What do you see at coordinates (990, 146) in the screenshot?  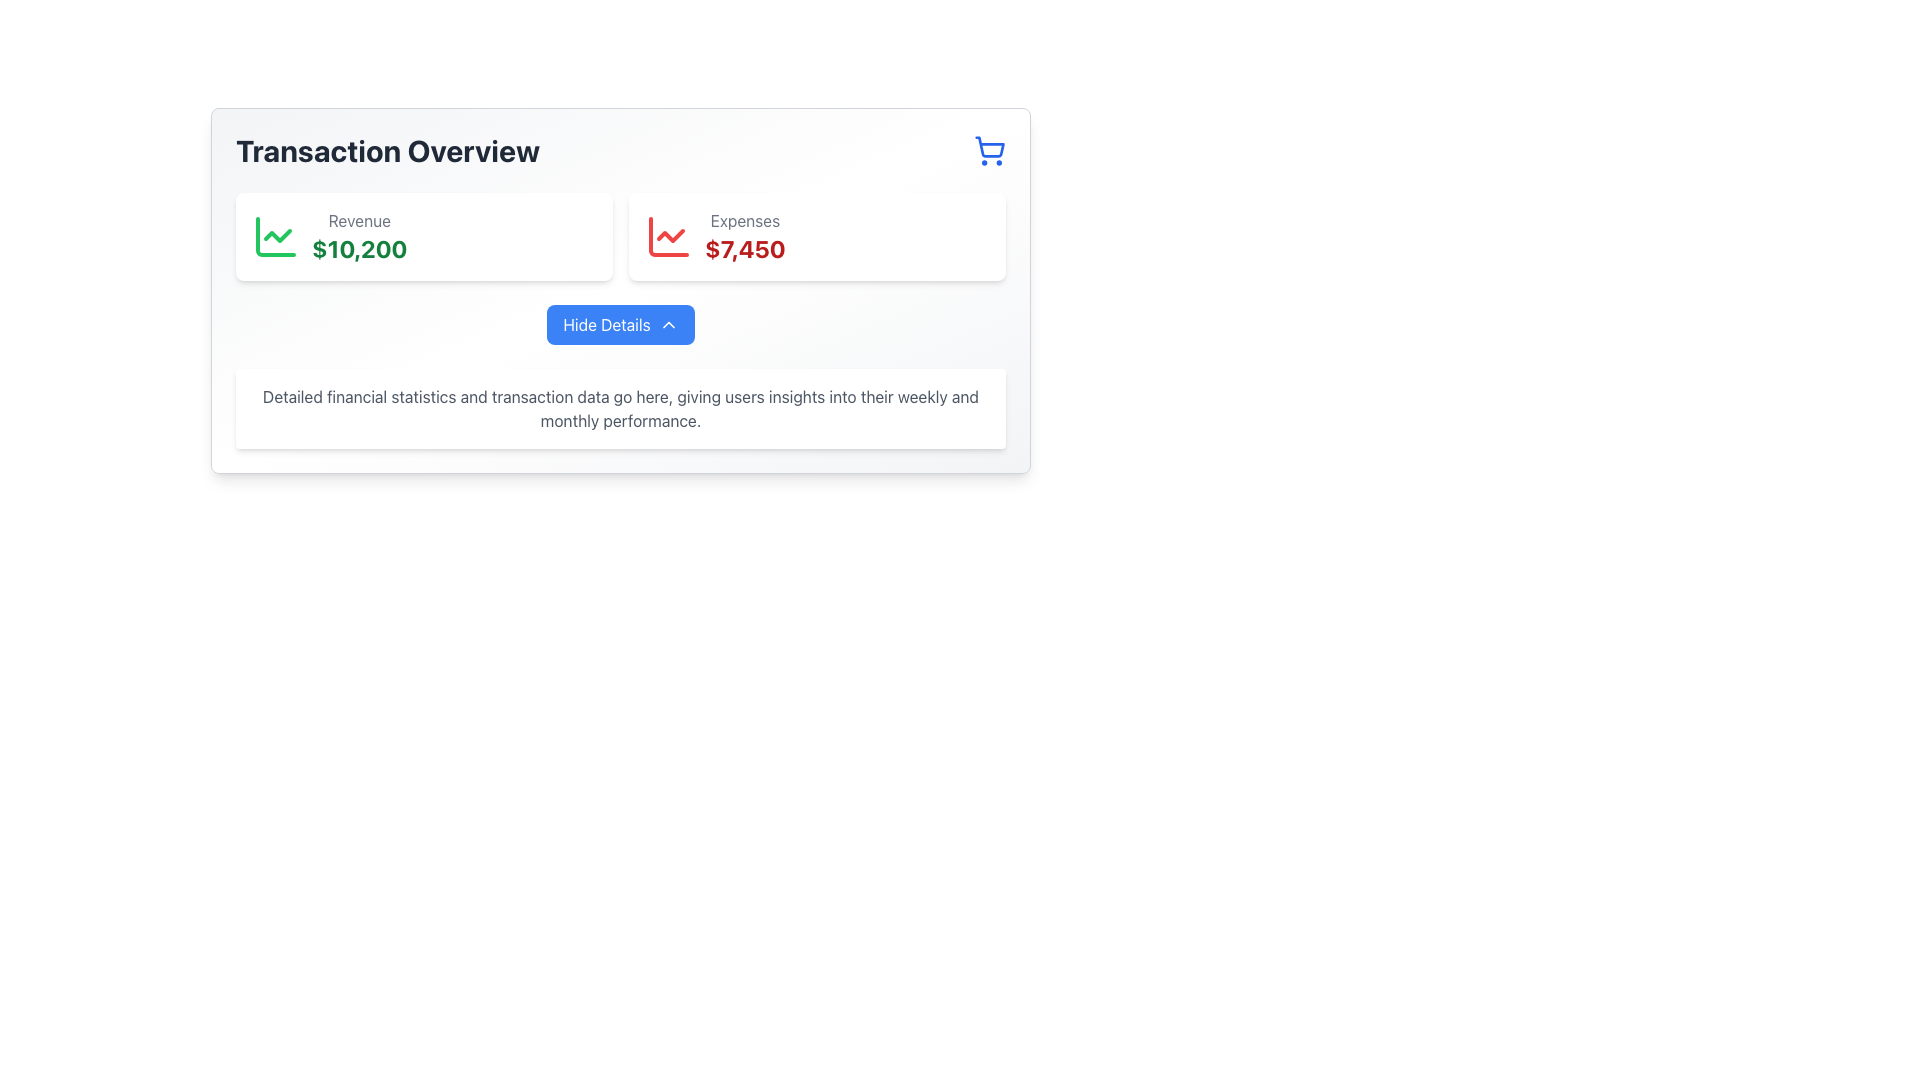 I see `the shopping cart icon located at the top-right corner of the interface, above the two small circular graphics representing cart wheels` at bounding box center [990, 146].